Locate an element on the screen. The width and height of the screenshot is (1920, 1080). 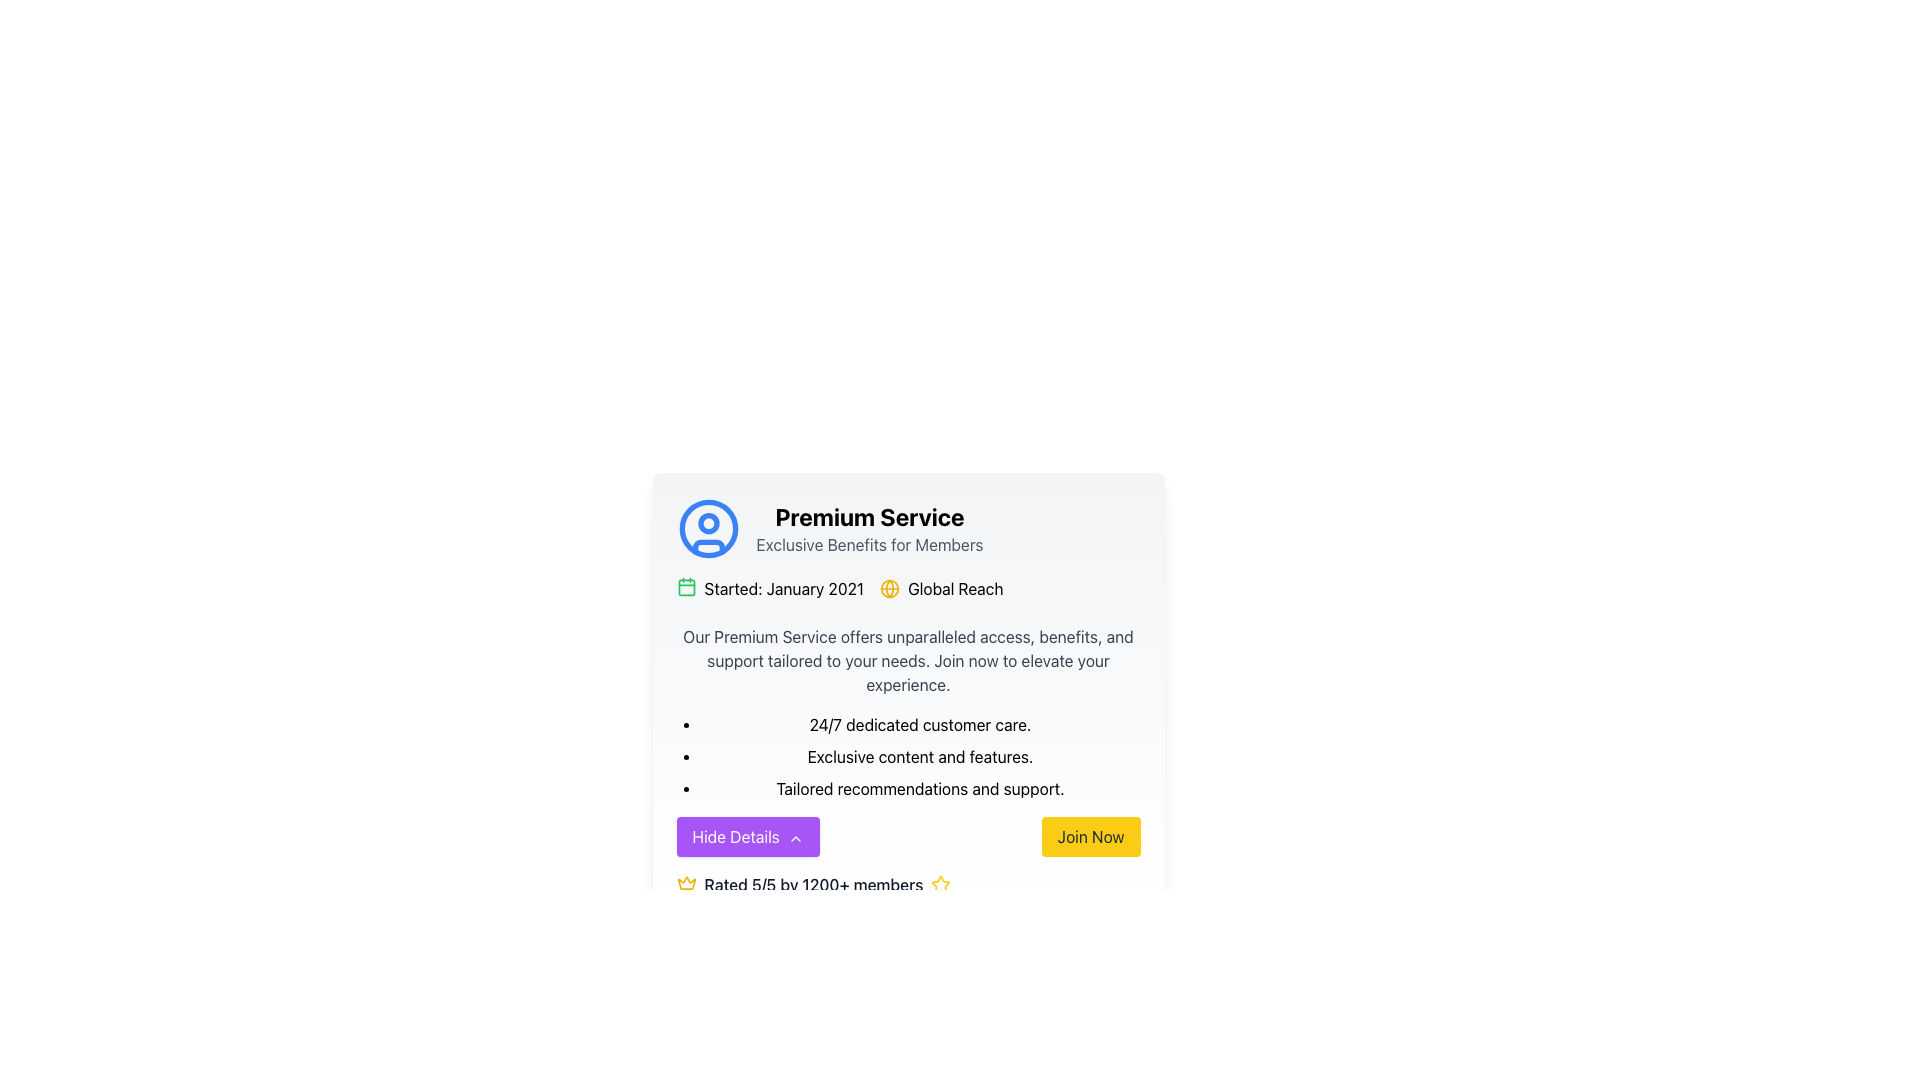
the vertically-listed group of three bullet points that describe the features of the Premium Service benefits, situated below the service overview paragraph and above the 'Hide Details' and 'Join Now' buttons is located at coordinates (919, 756).